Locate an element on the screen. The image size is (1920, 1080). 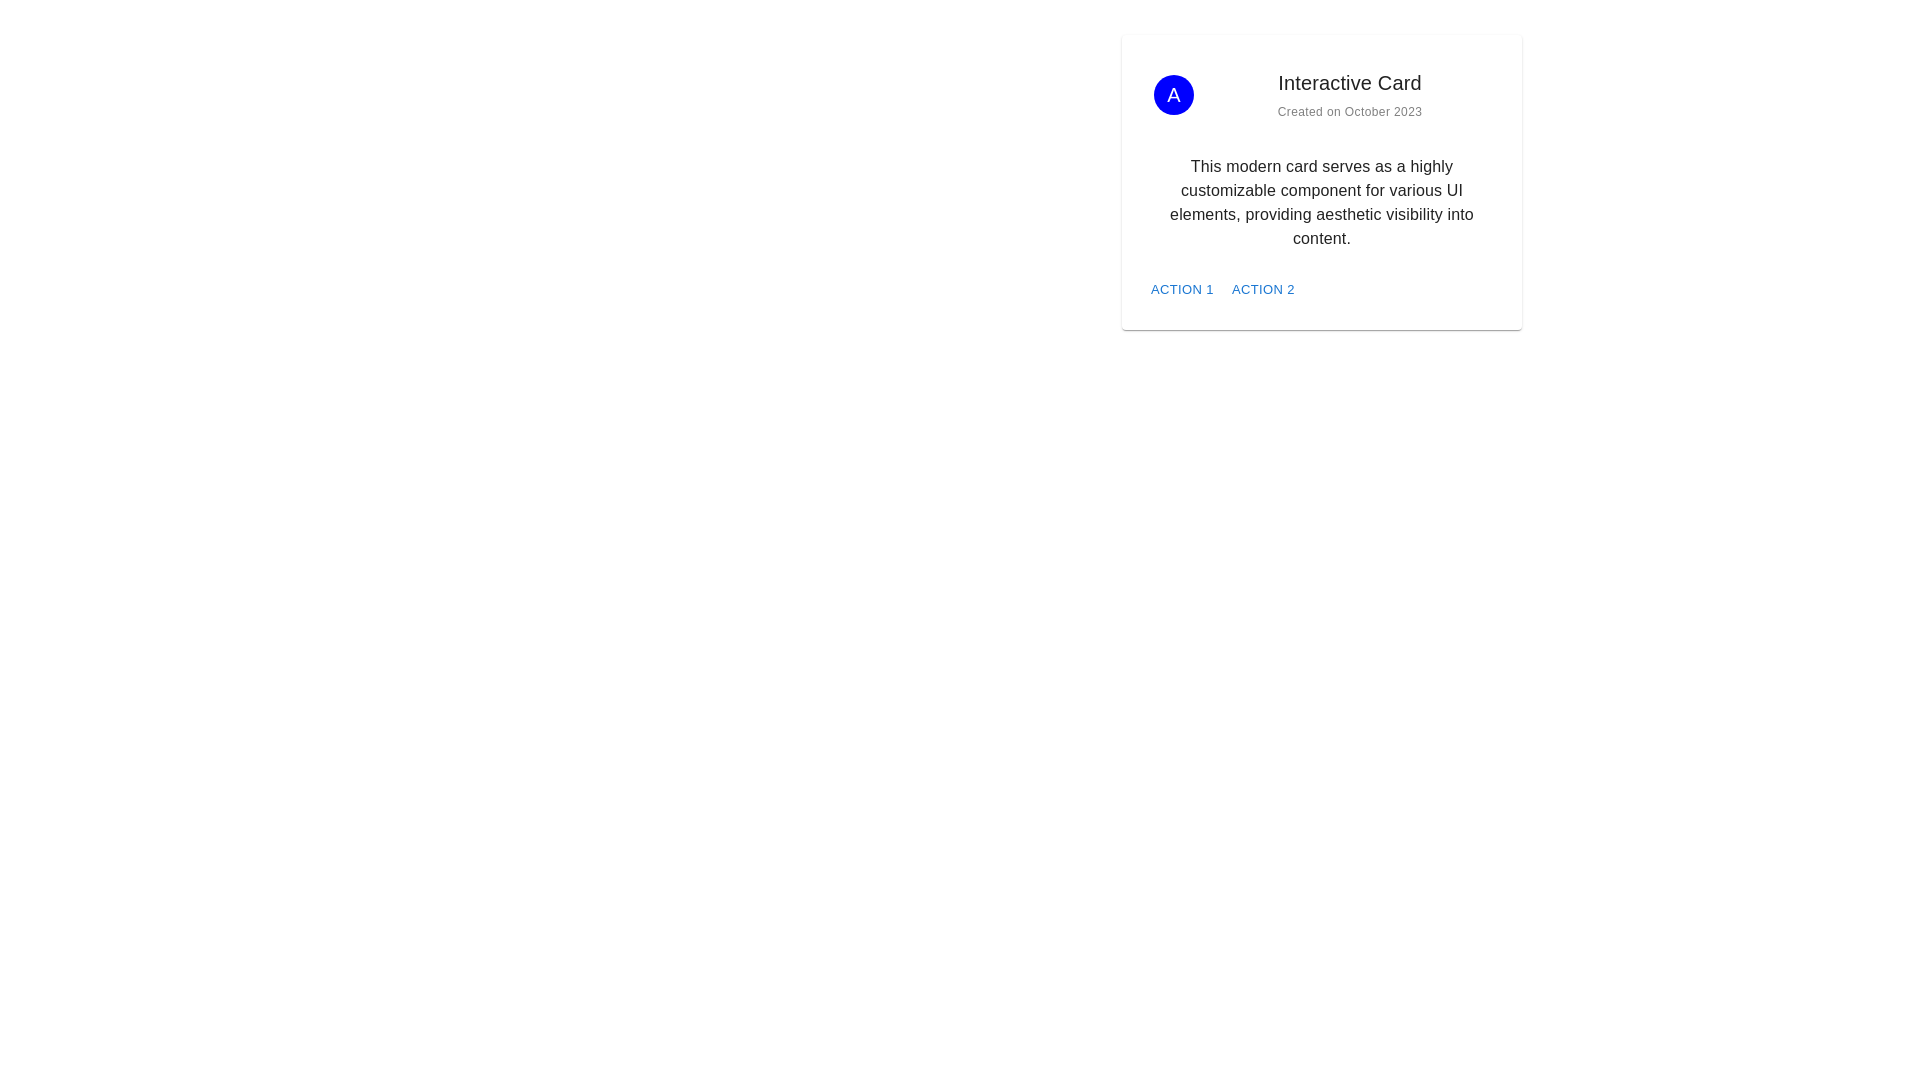
the blue-colored button labeled 'Action 1', which is the first button is located at coordinates (1182, 290).